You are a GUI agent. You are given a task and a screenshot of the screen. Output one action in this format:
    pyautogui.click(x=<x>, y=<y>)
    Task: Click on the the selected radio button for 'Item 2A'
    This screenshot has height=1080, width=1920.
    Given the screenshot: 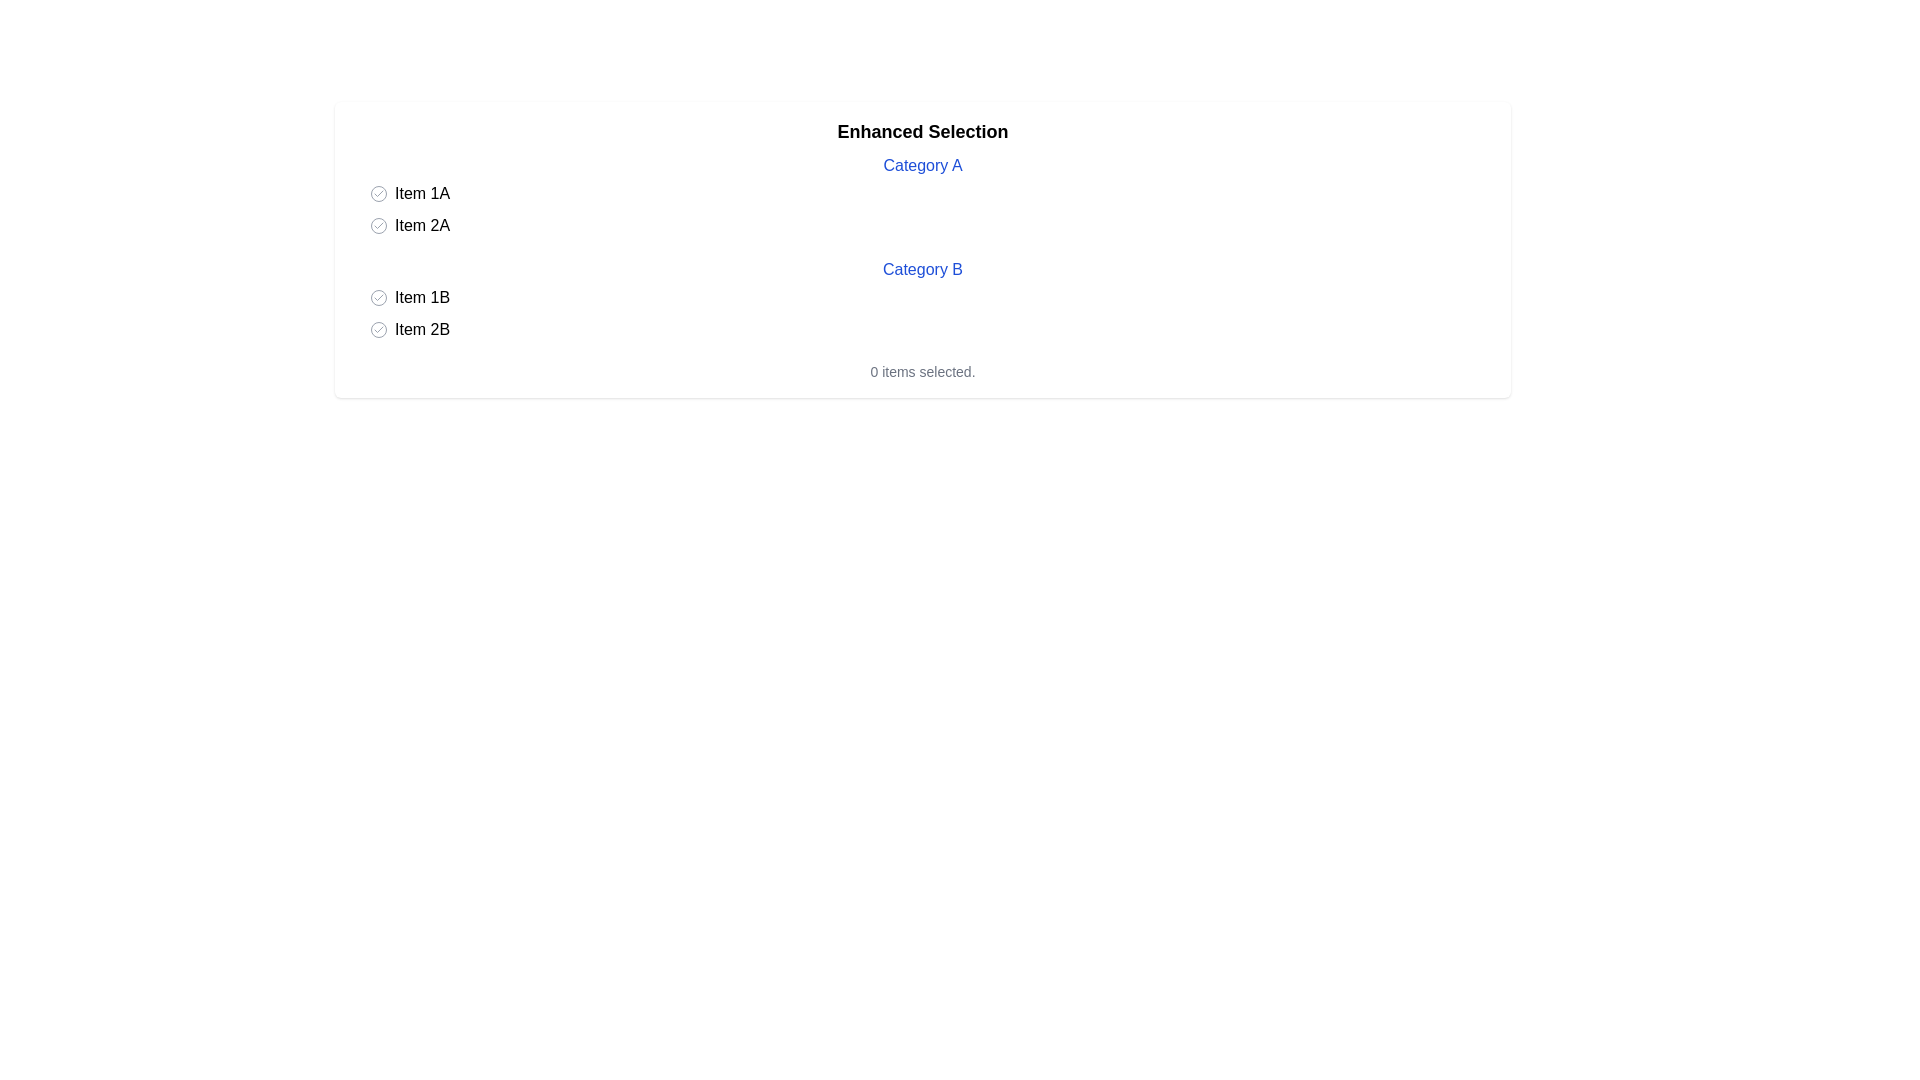 What is the action you would take?
    pyautogui.click(x=379, y=225)
    